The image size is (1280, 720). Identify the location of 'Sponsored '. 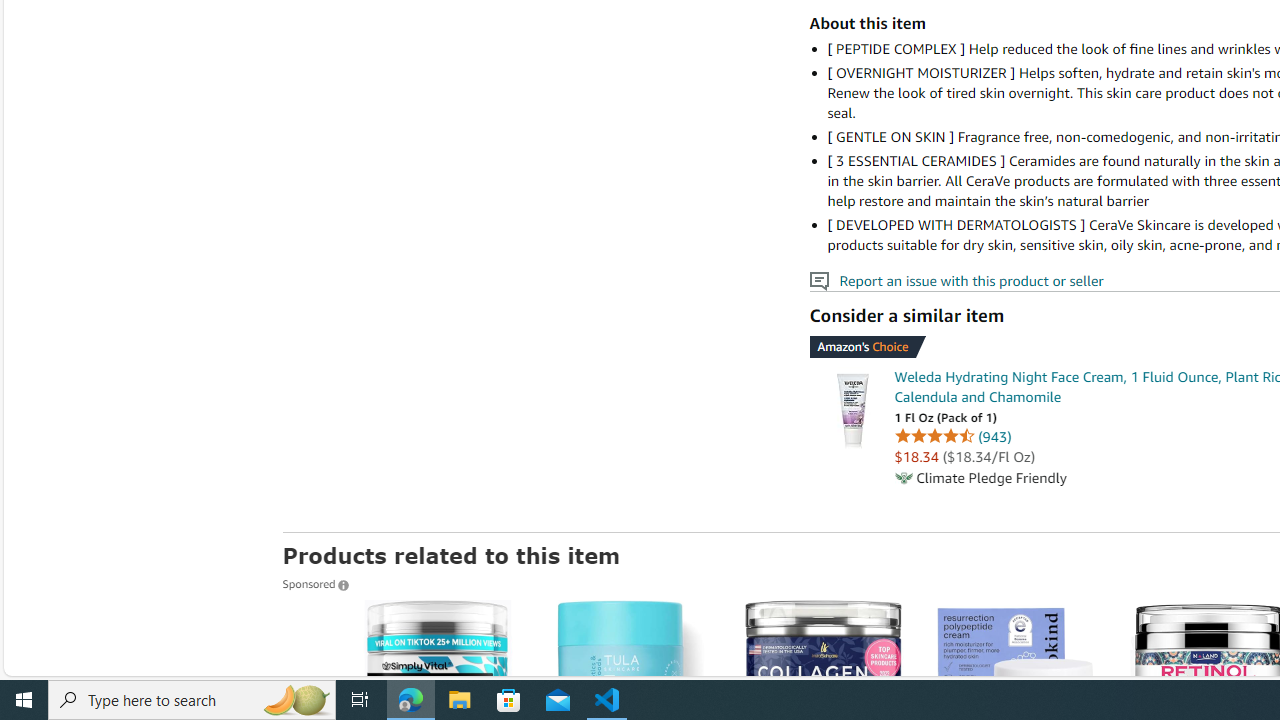
(314, 583).